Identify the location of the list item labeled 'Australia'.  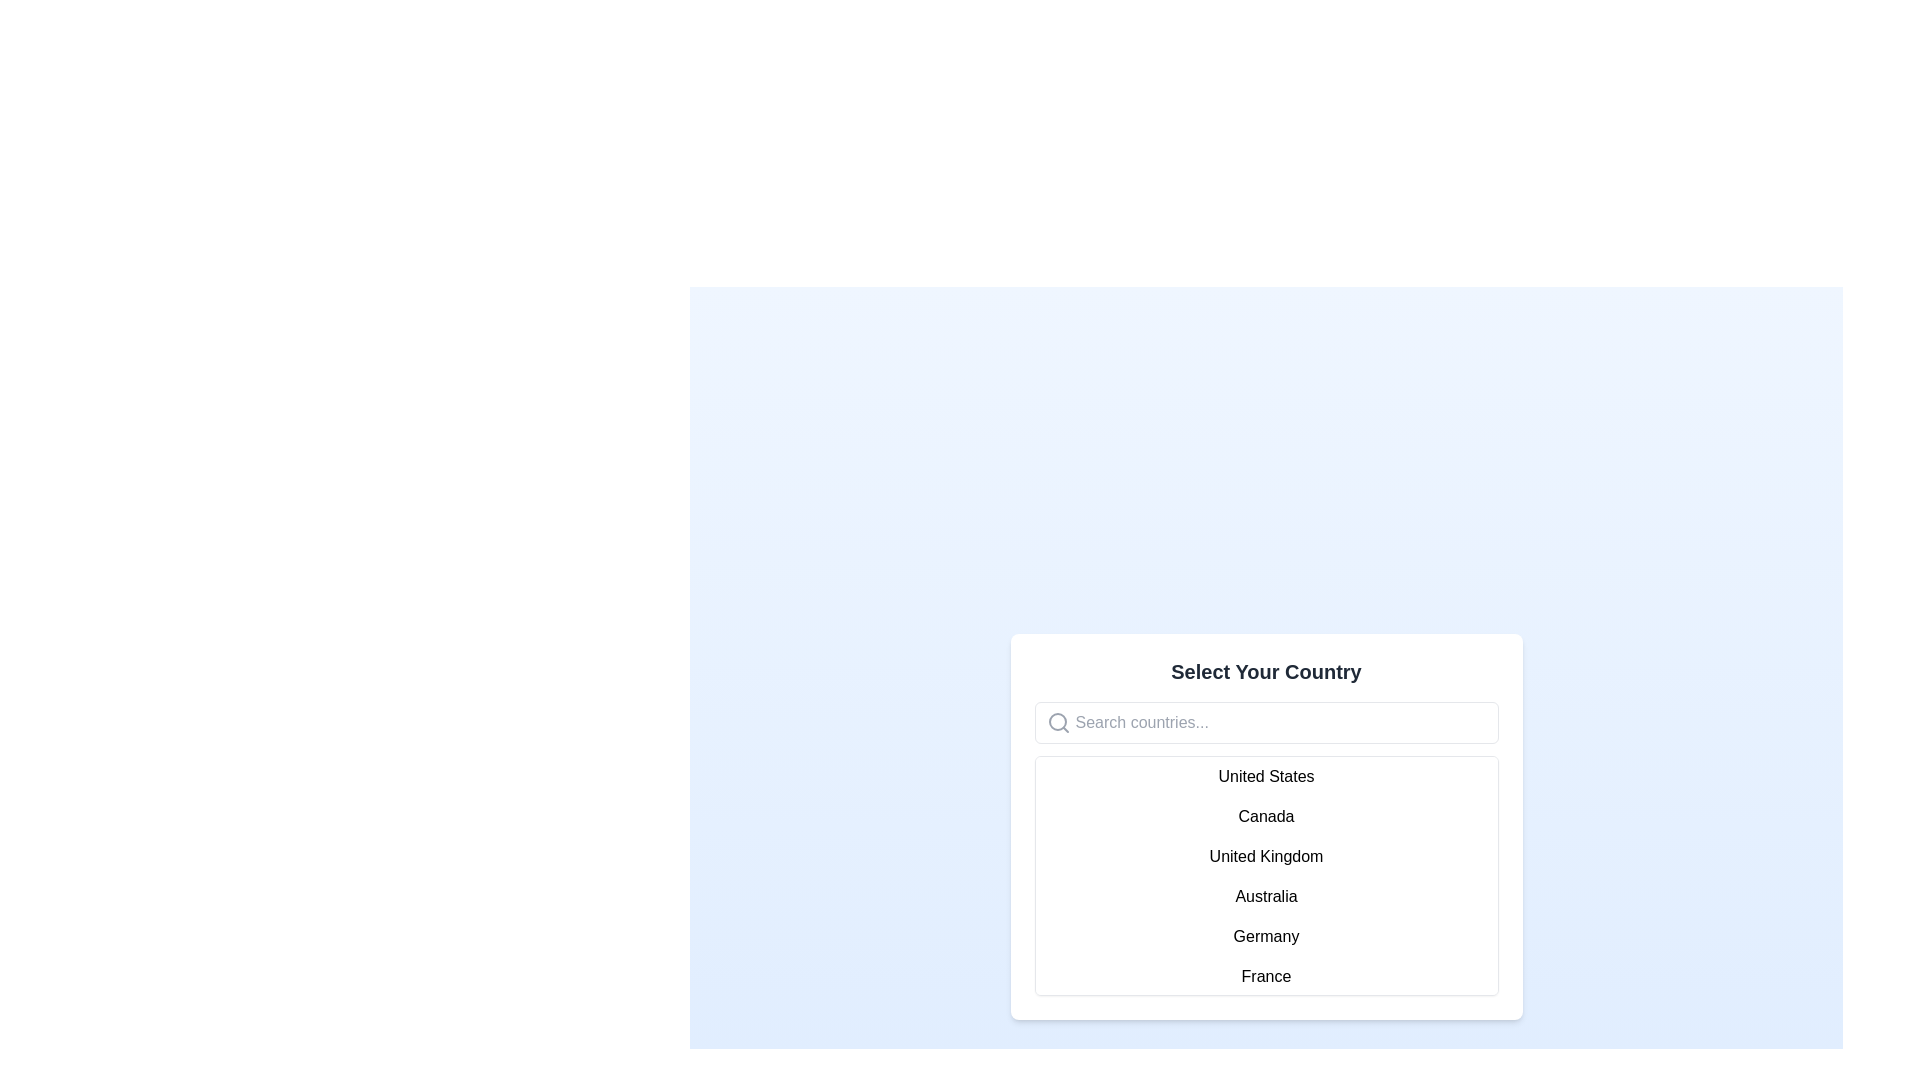
(1265, 896).